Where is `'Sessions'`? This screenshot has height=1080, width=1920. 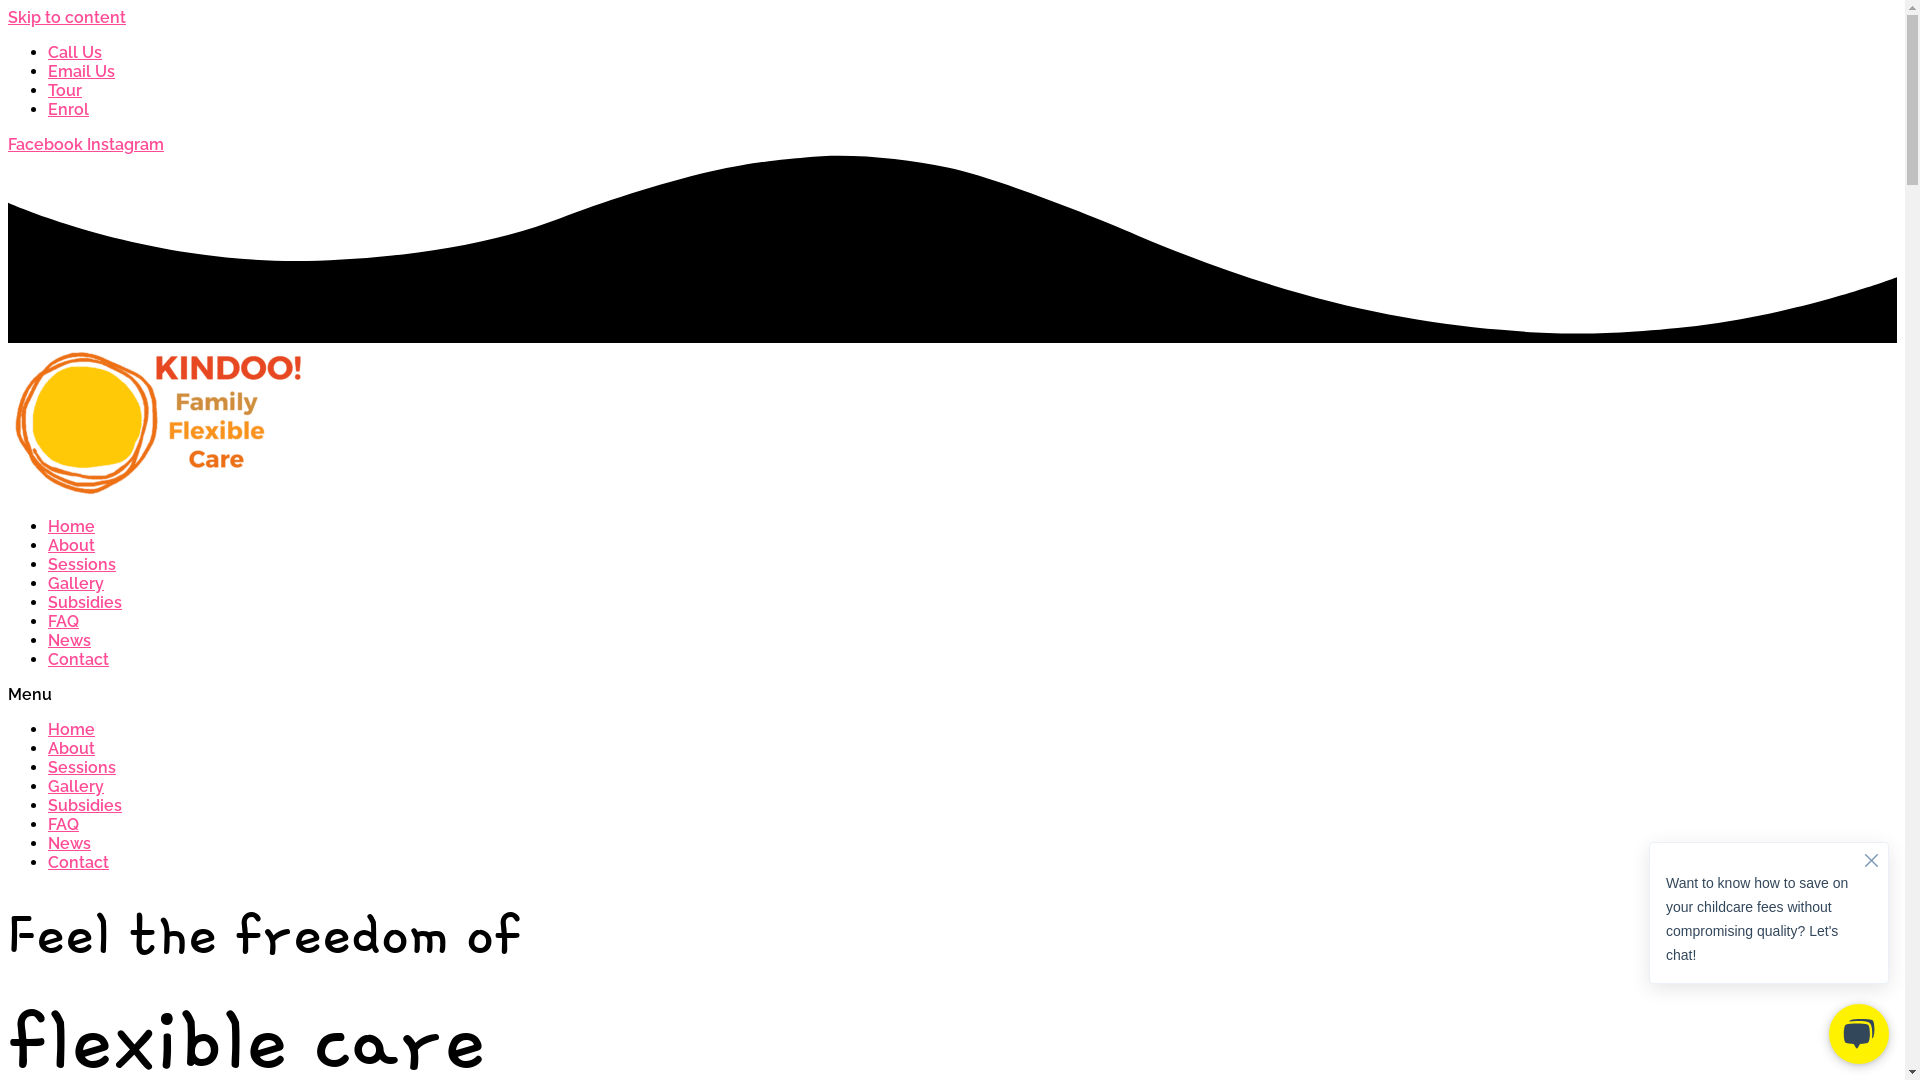 'Sessions' is located at coordinates (48, 564).